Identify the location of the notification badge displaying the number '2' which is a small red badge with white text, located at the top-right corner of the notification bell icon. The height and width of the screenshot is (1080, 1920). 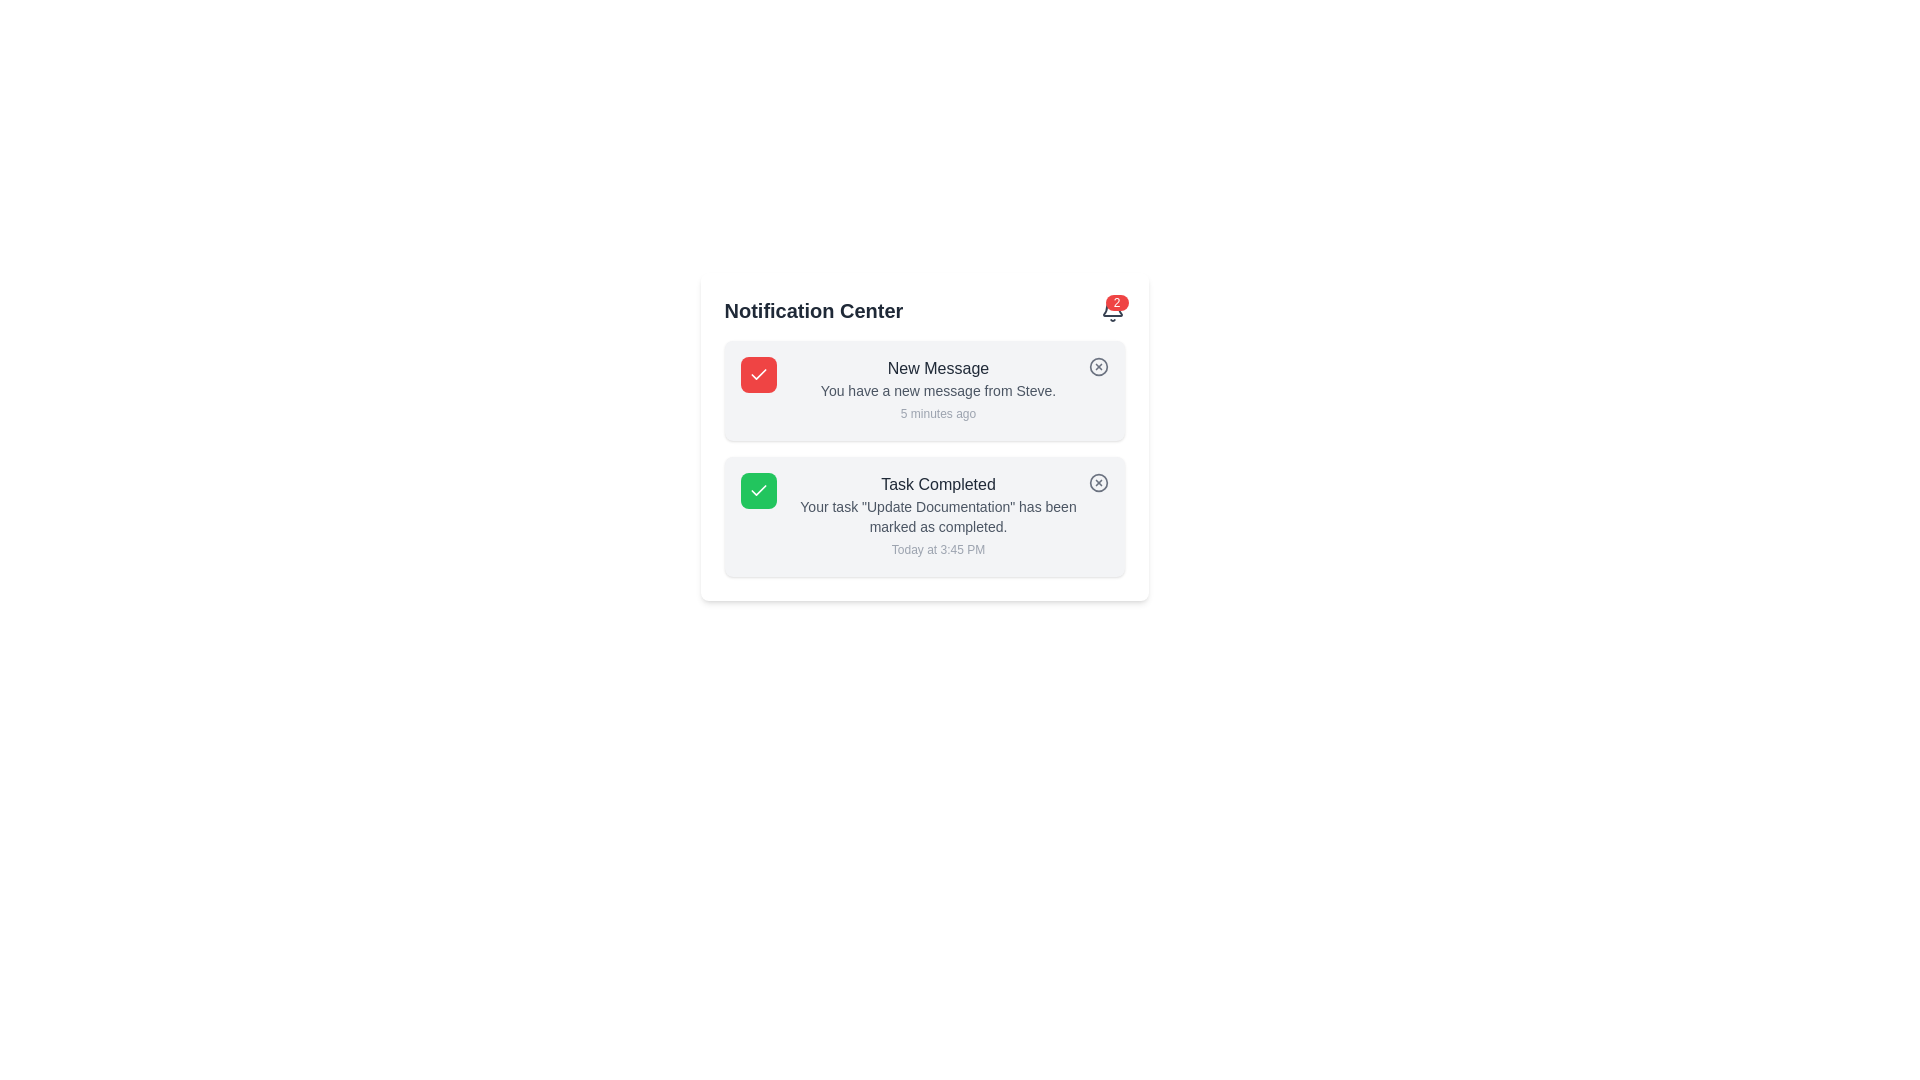
(1116, 303).